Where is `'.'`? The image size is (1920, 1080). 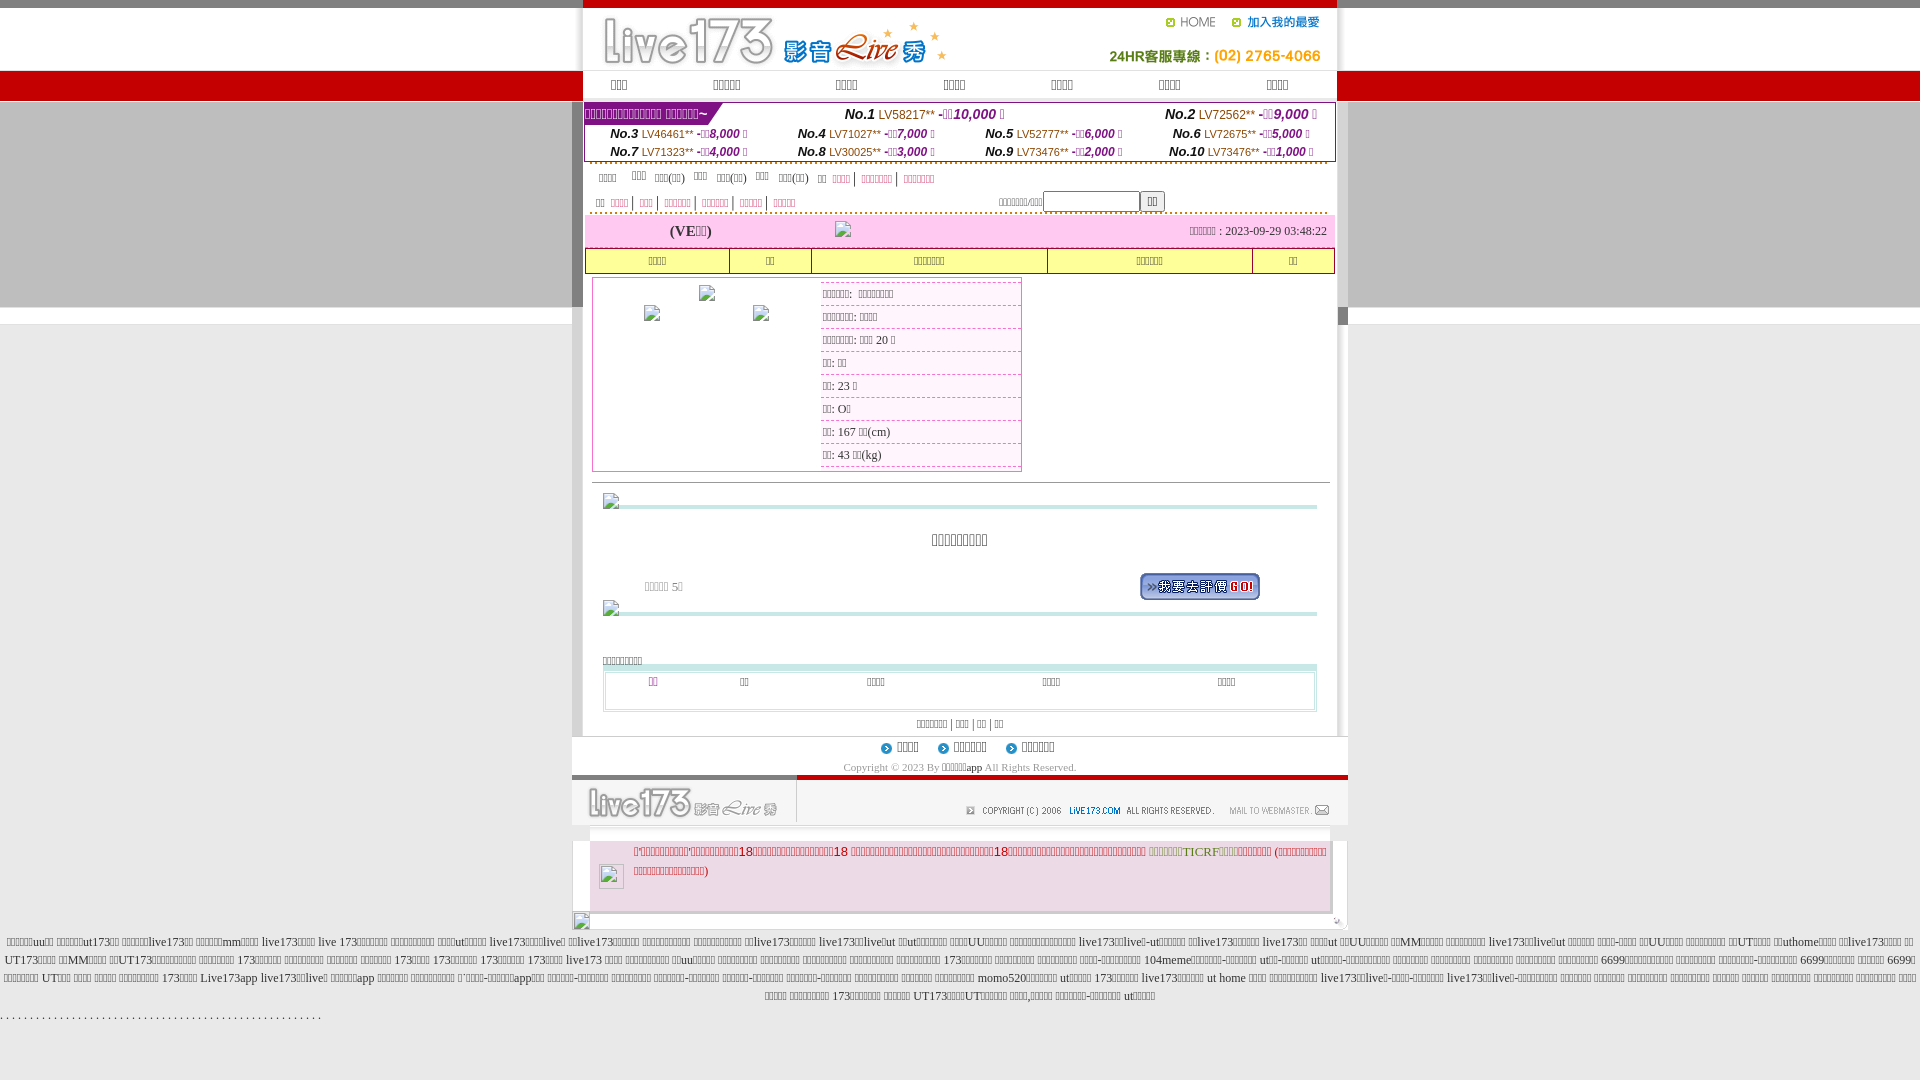
'.' is located at coordinates (216, 1014).